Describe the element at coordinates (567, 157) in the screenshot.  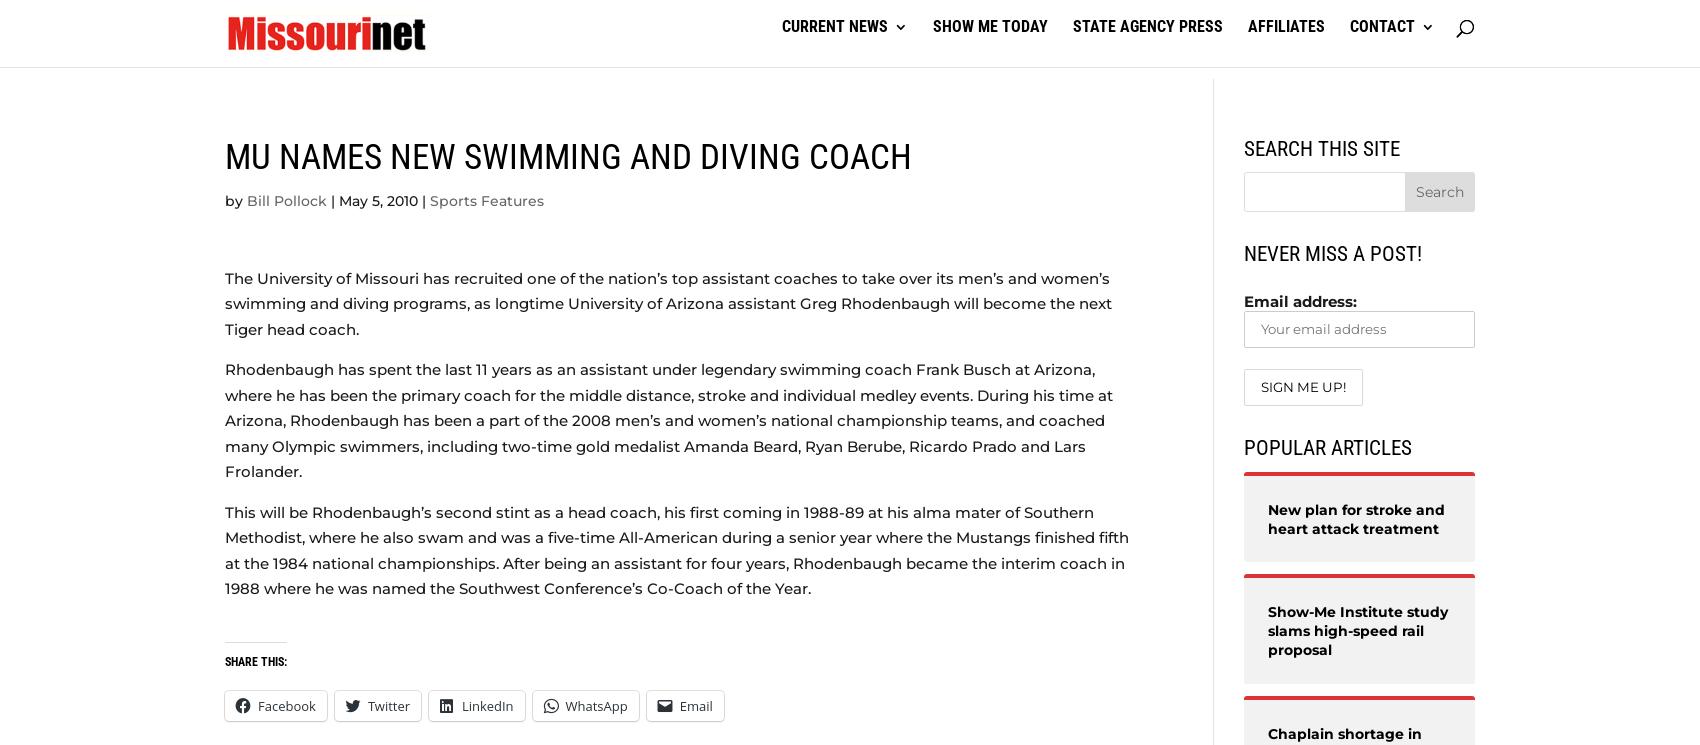
I see `'MU names new swimming and diving coach'` at that location.